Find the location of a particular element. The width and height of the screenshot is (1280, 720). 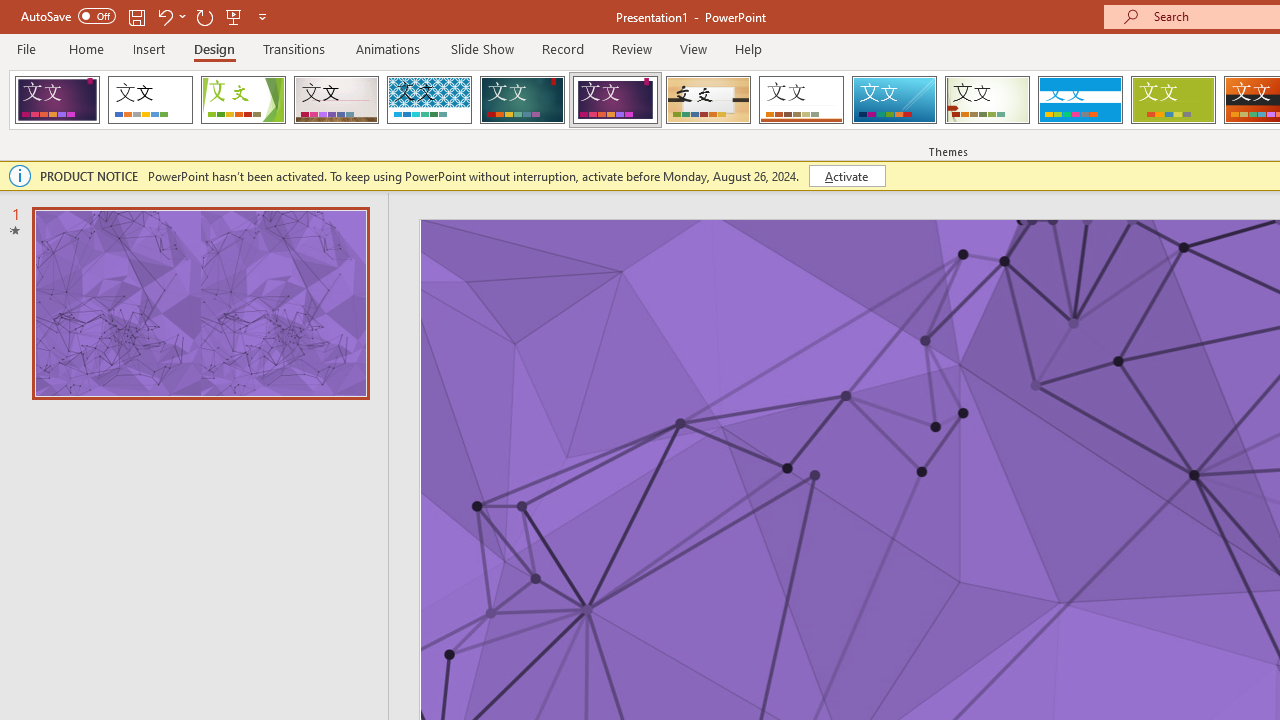

'Banded' is located at coordinates (1079, 100).